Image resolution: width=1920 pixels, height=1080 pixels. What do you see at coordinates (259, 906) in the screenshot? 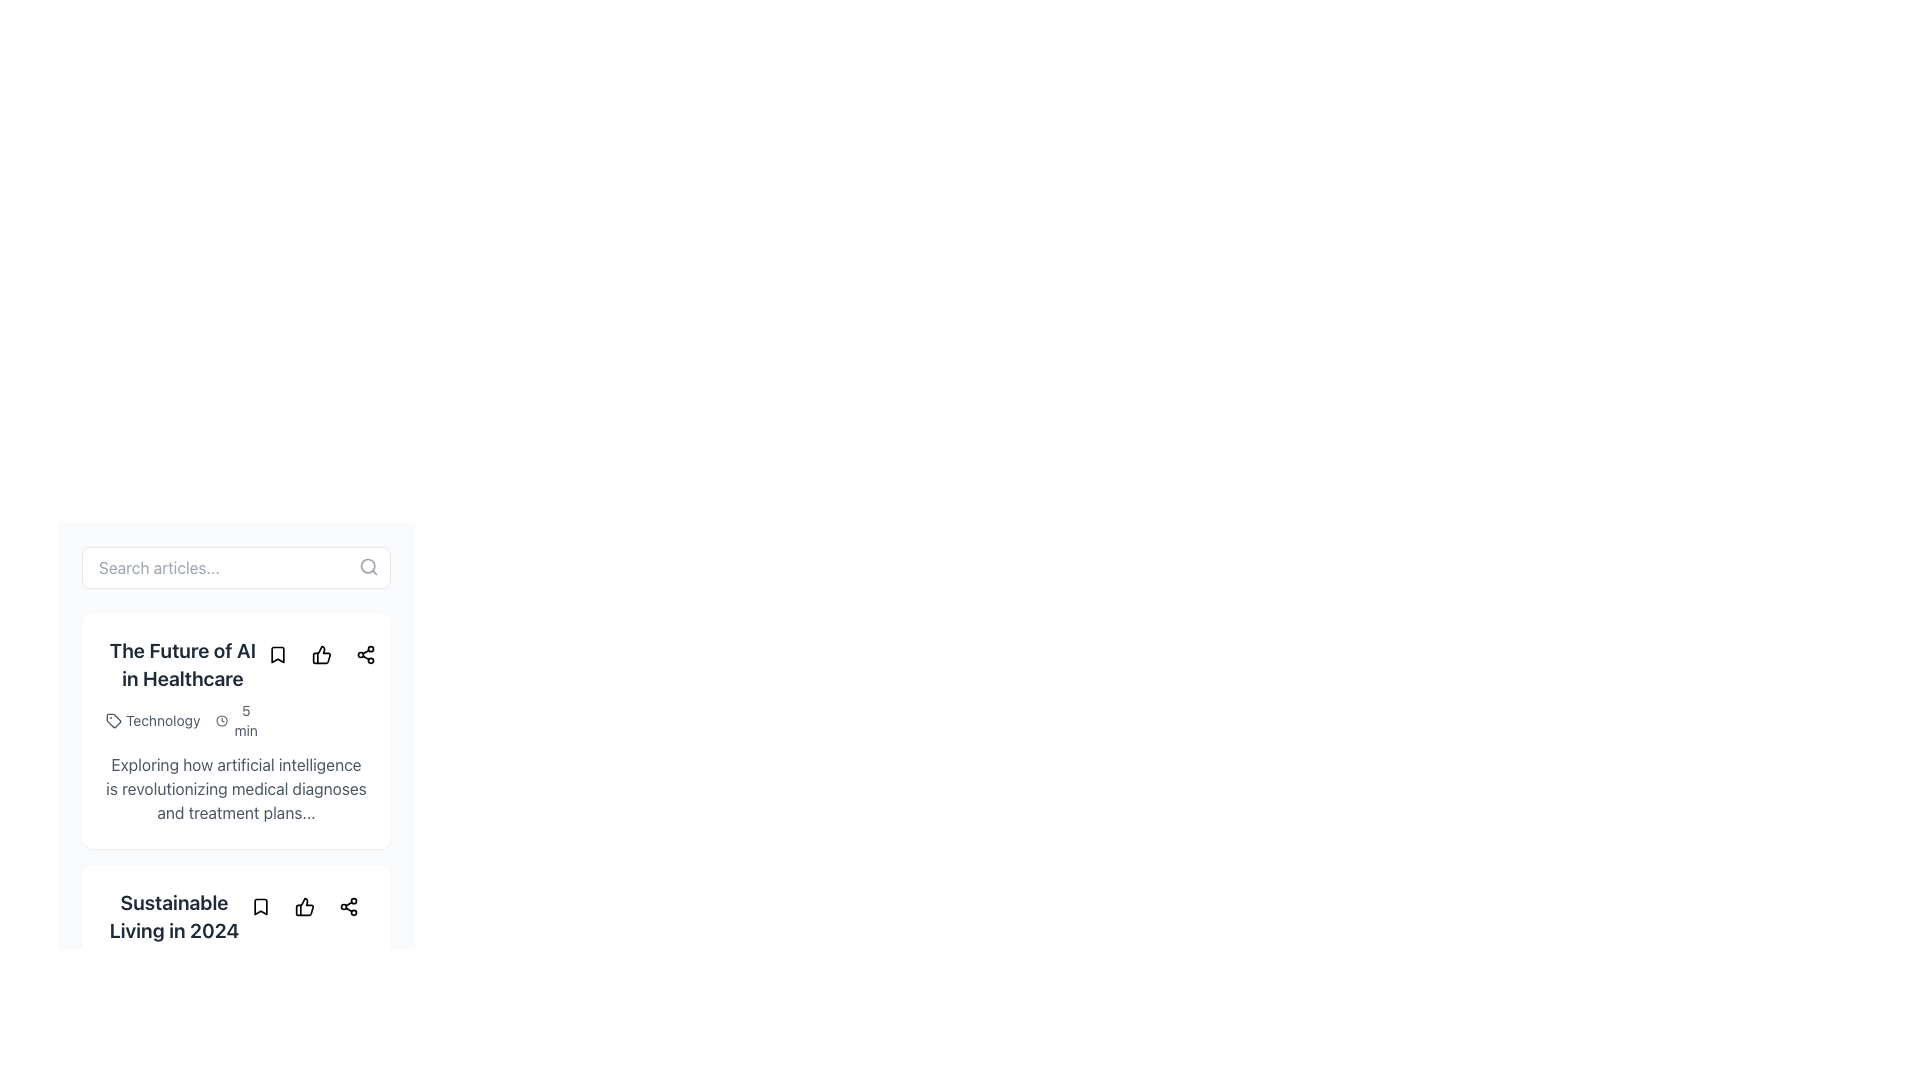
I see `the bookmark button located immediately to the right of the text 'Sustainable Living in 2024'` at bounding box center [259, 906].